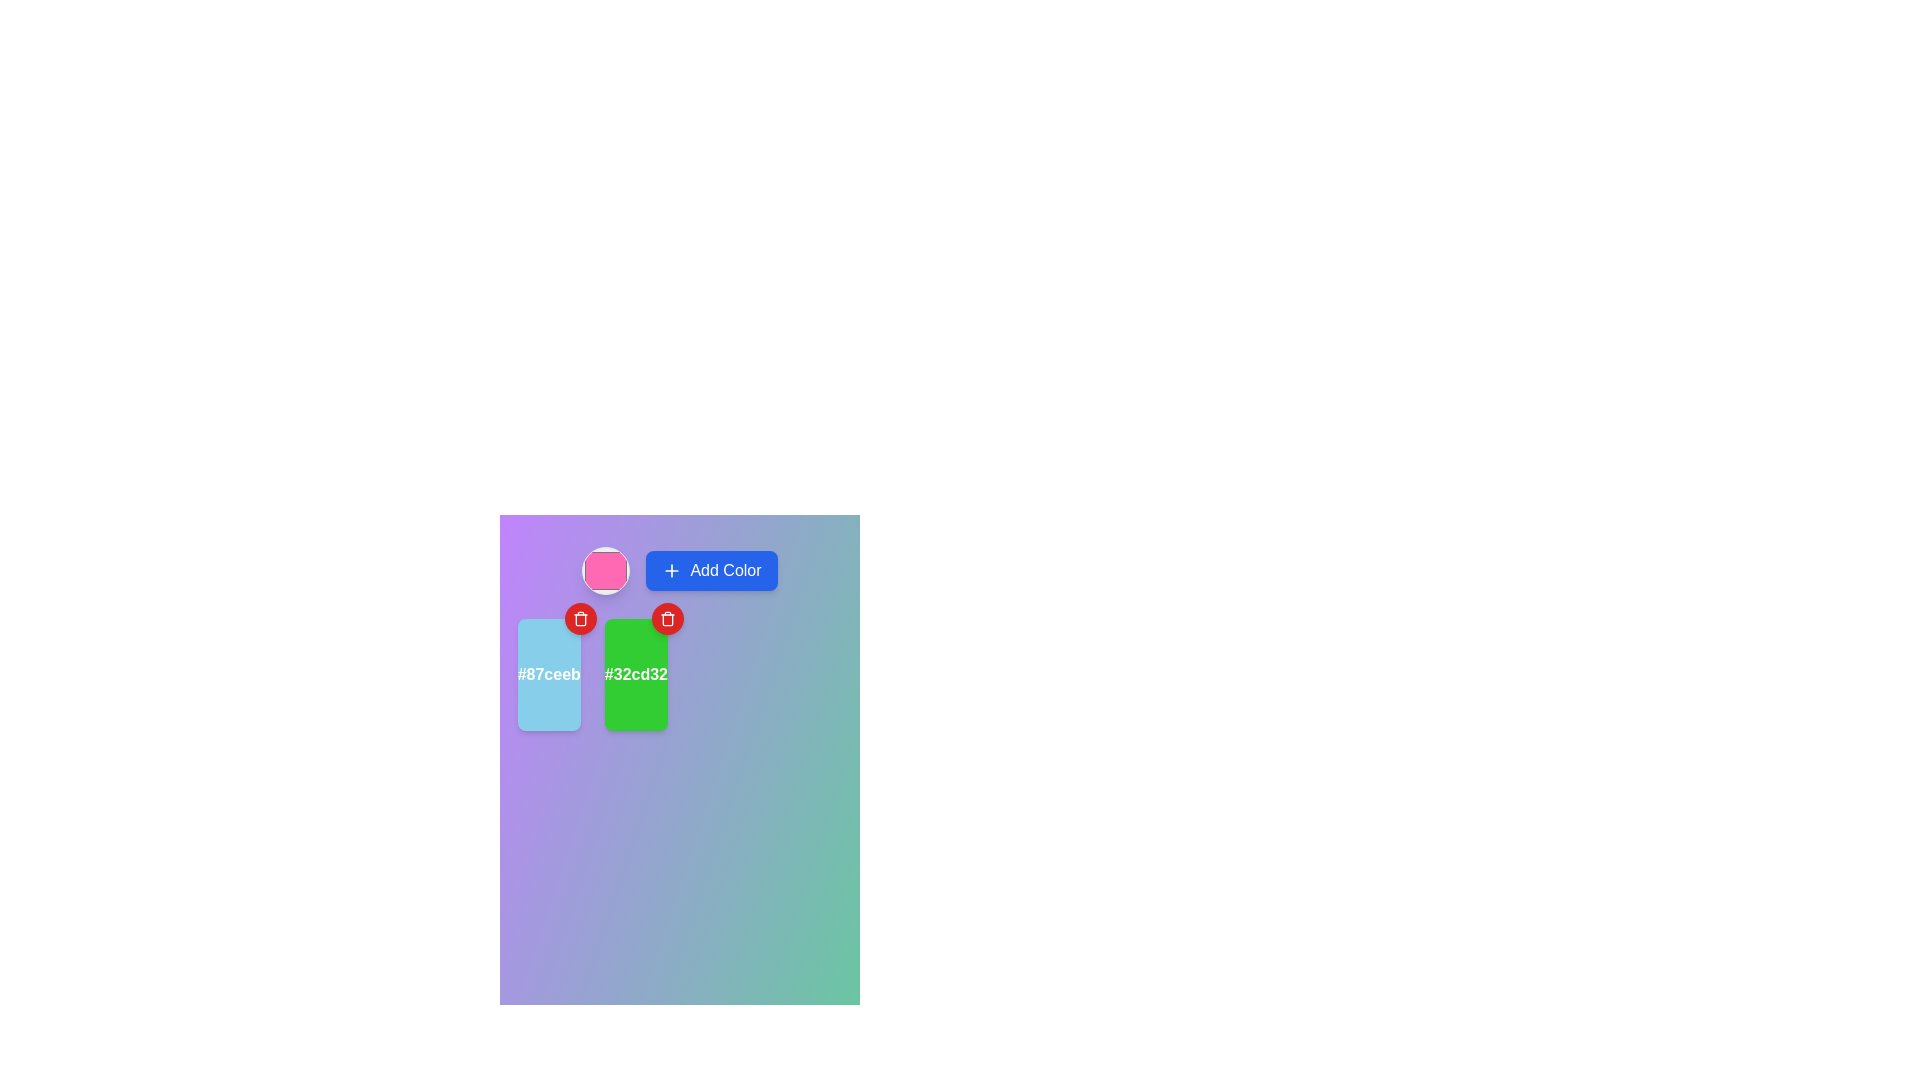 The image size is (1920, 1080). I want to click on the 'Add Color' button, which has a blue background, white text, and a '+' icon, so click(711, 570).